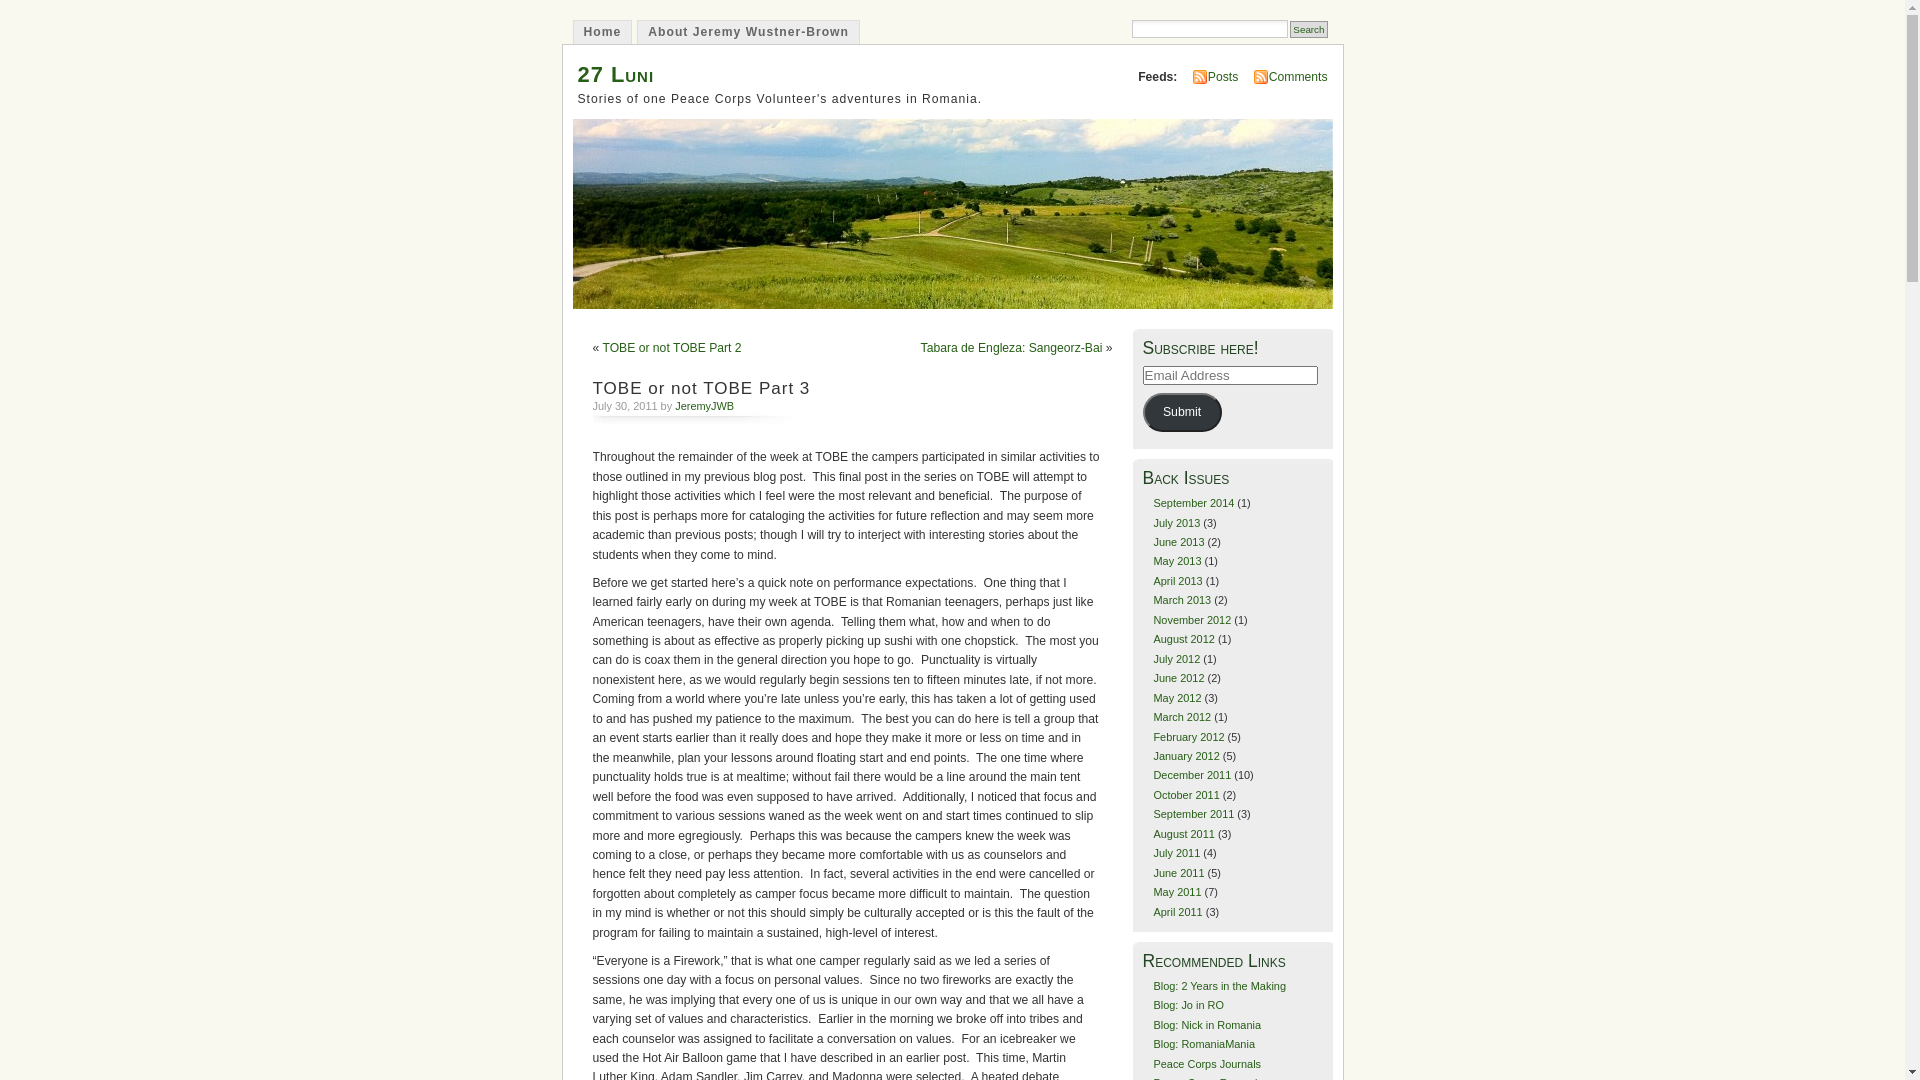 The width and height of the screenshot is (1920, 1080). Describe the element at coordinates (1176, 697) in the screenshot. I see `'May 2012'` at that location.